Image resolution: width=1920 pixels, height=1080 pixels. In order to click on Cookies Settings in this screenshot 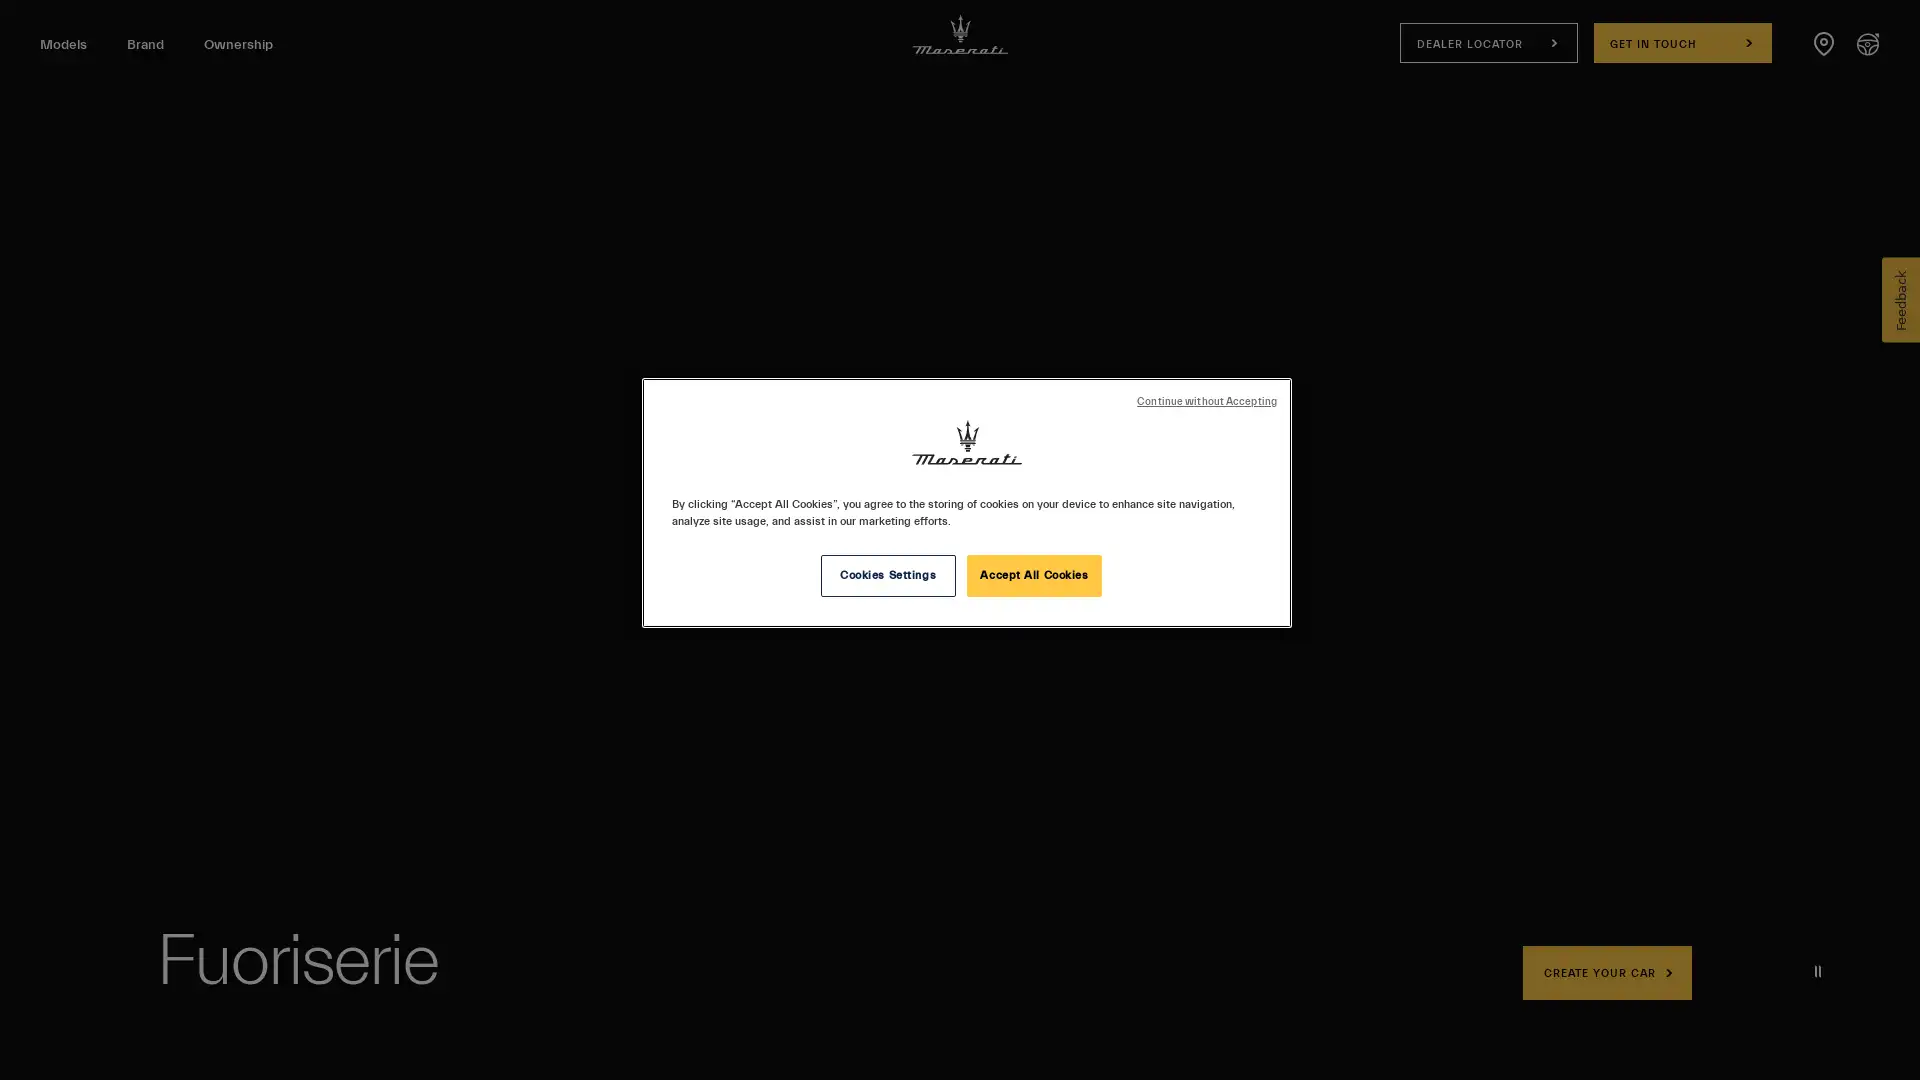, I will do `click(886, 575)`.